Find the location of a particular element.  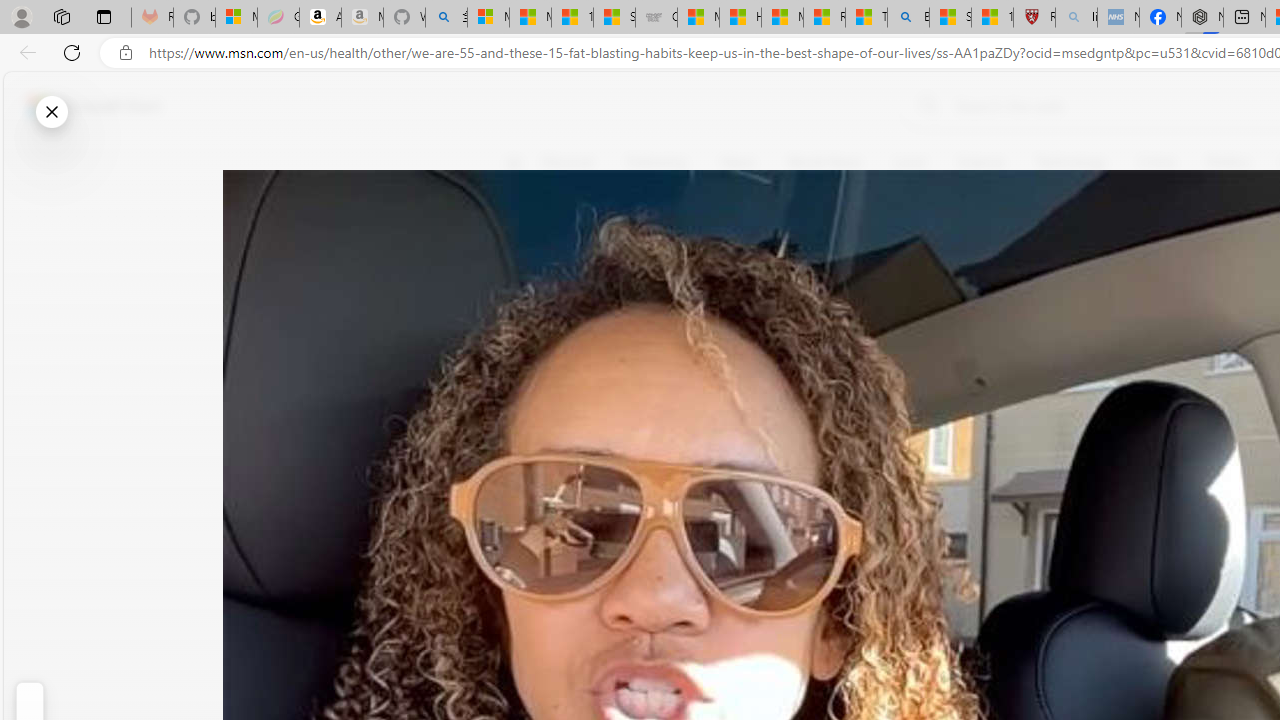

'Combat Siege' is located at coordinates (656, 17).